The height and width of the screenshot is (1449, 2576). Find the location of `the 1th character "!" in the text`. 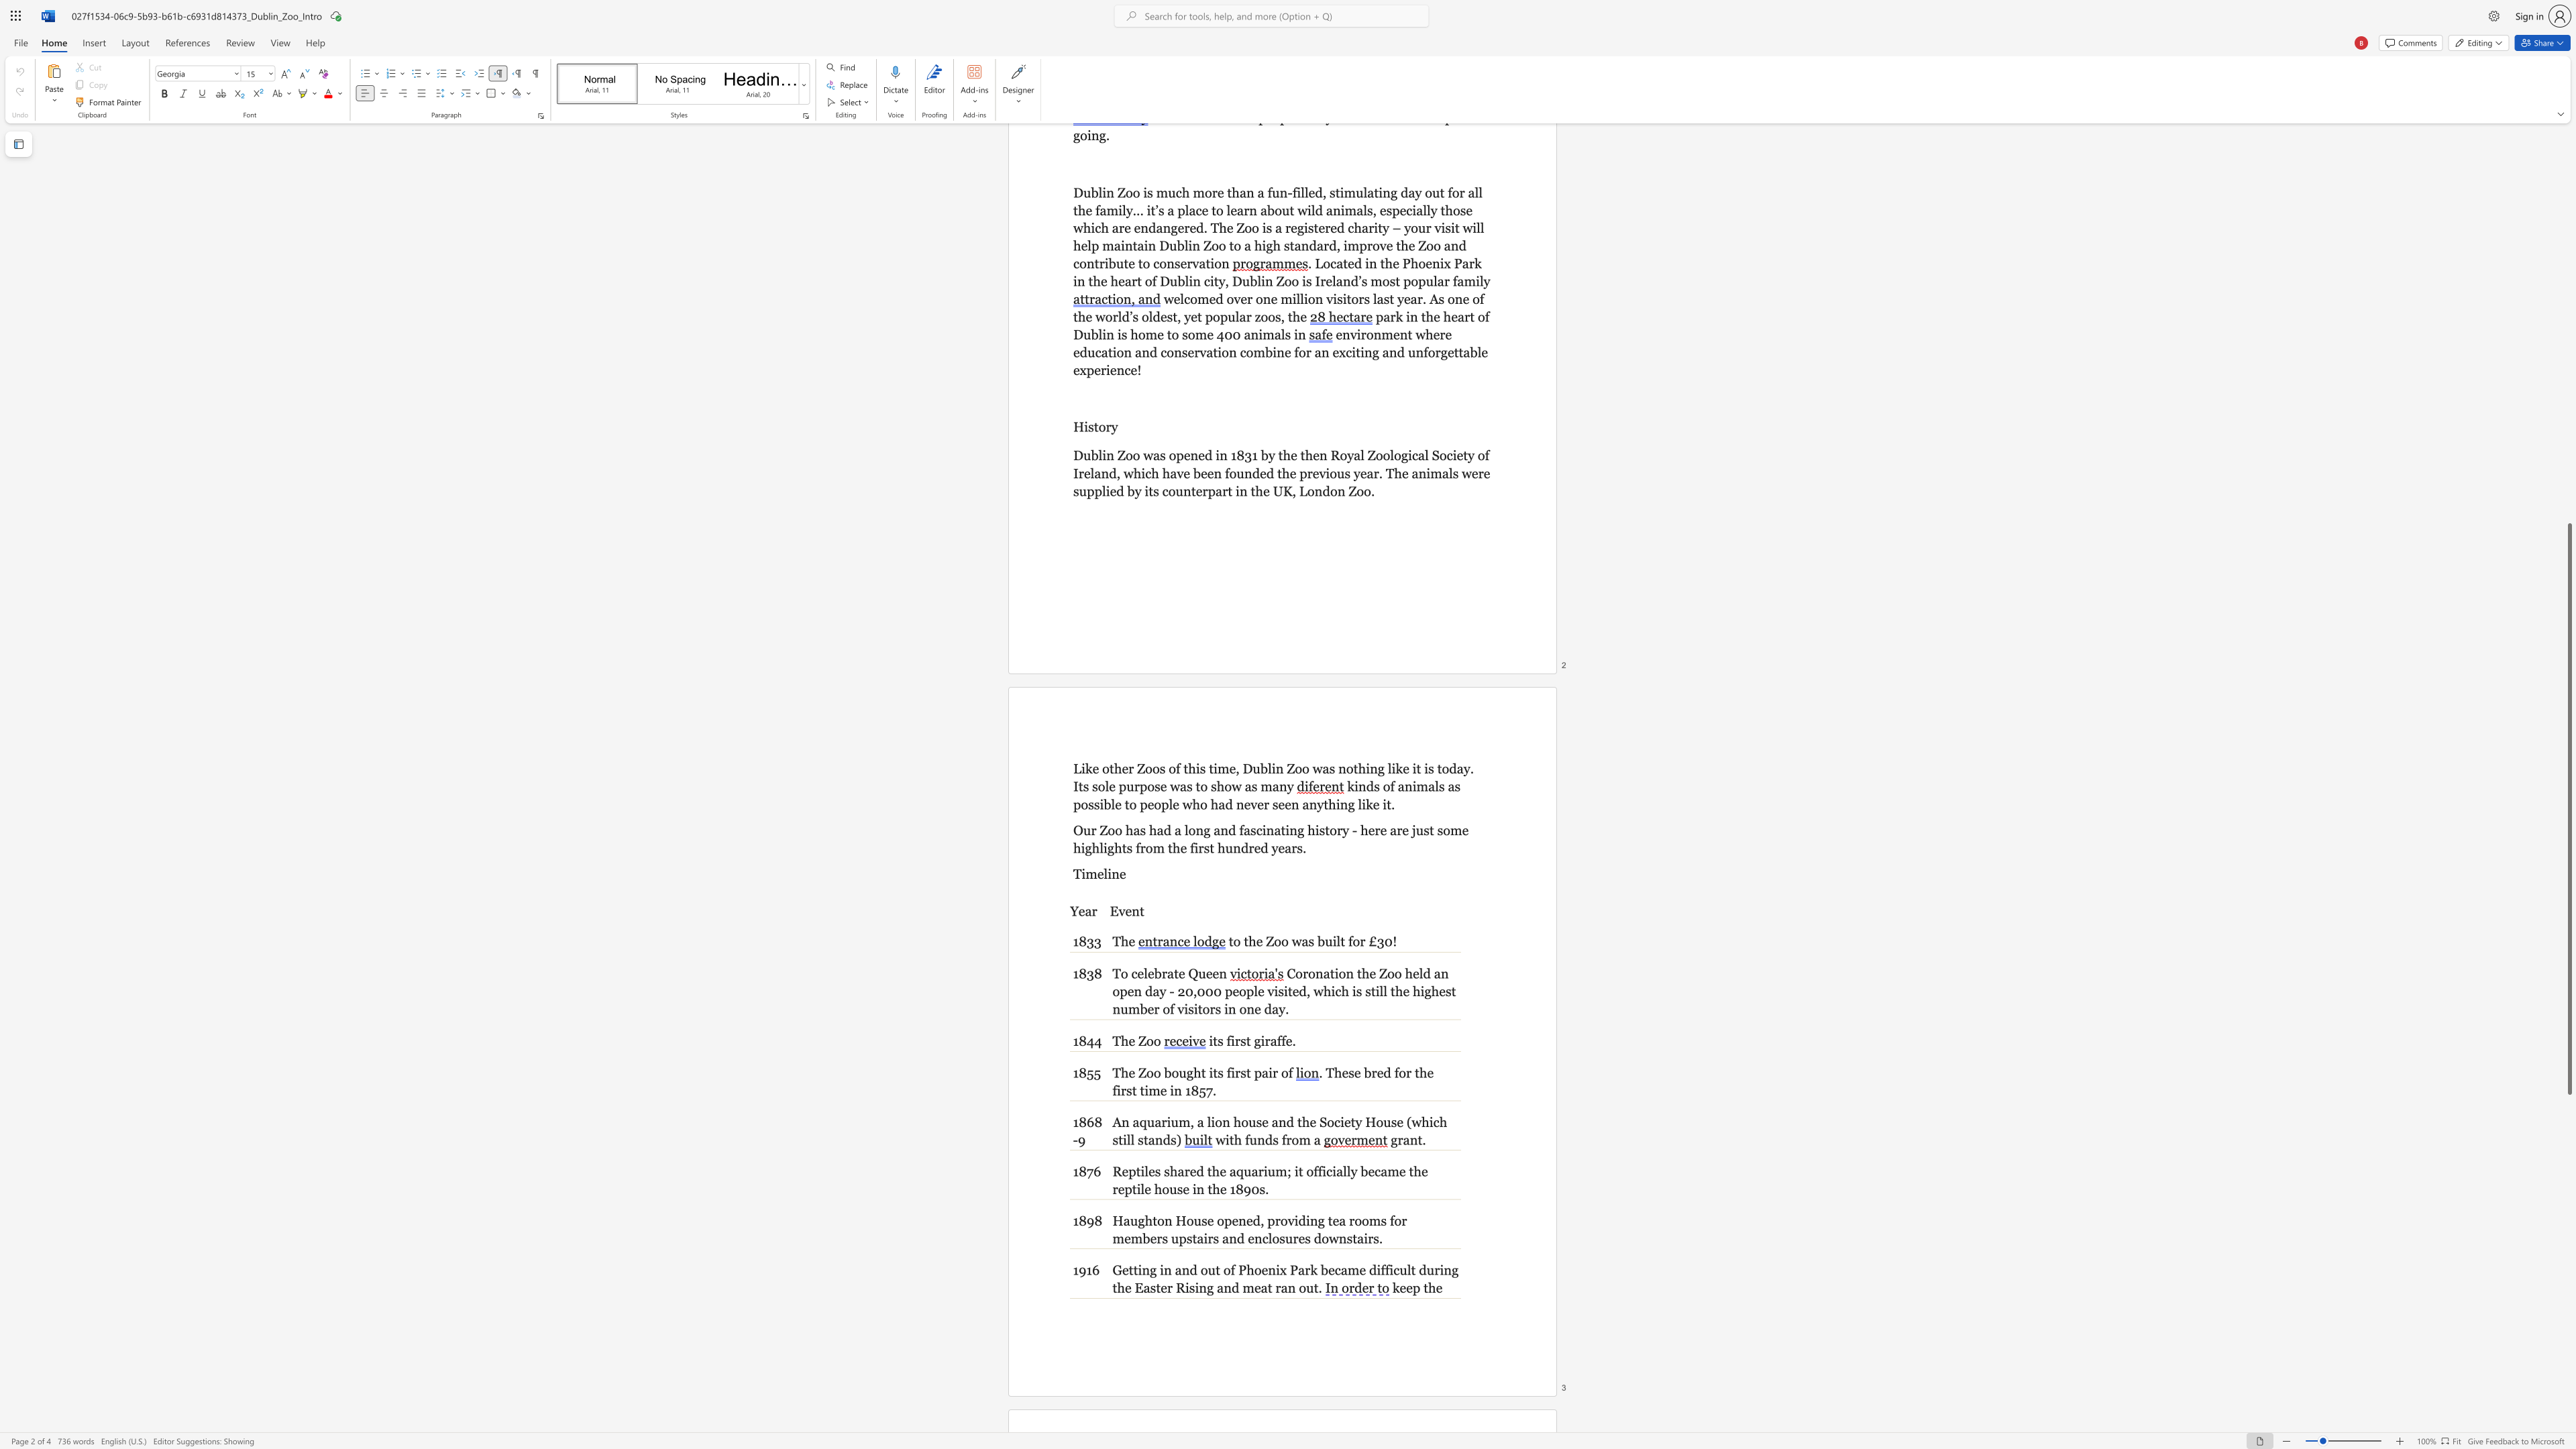

the 1th character "!" in the text is located at coordinates (1393, 941).